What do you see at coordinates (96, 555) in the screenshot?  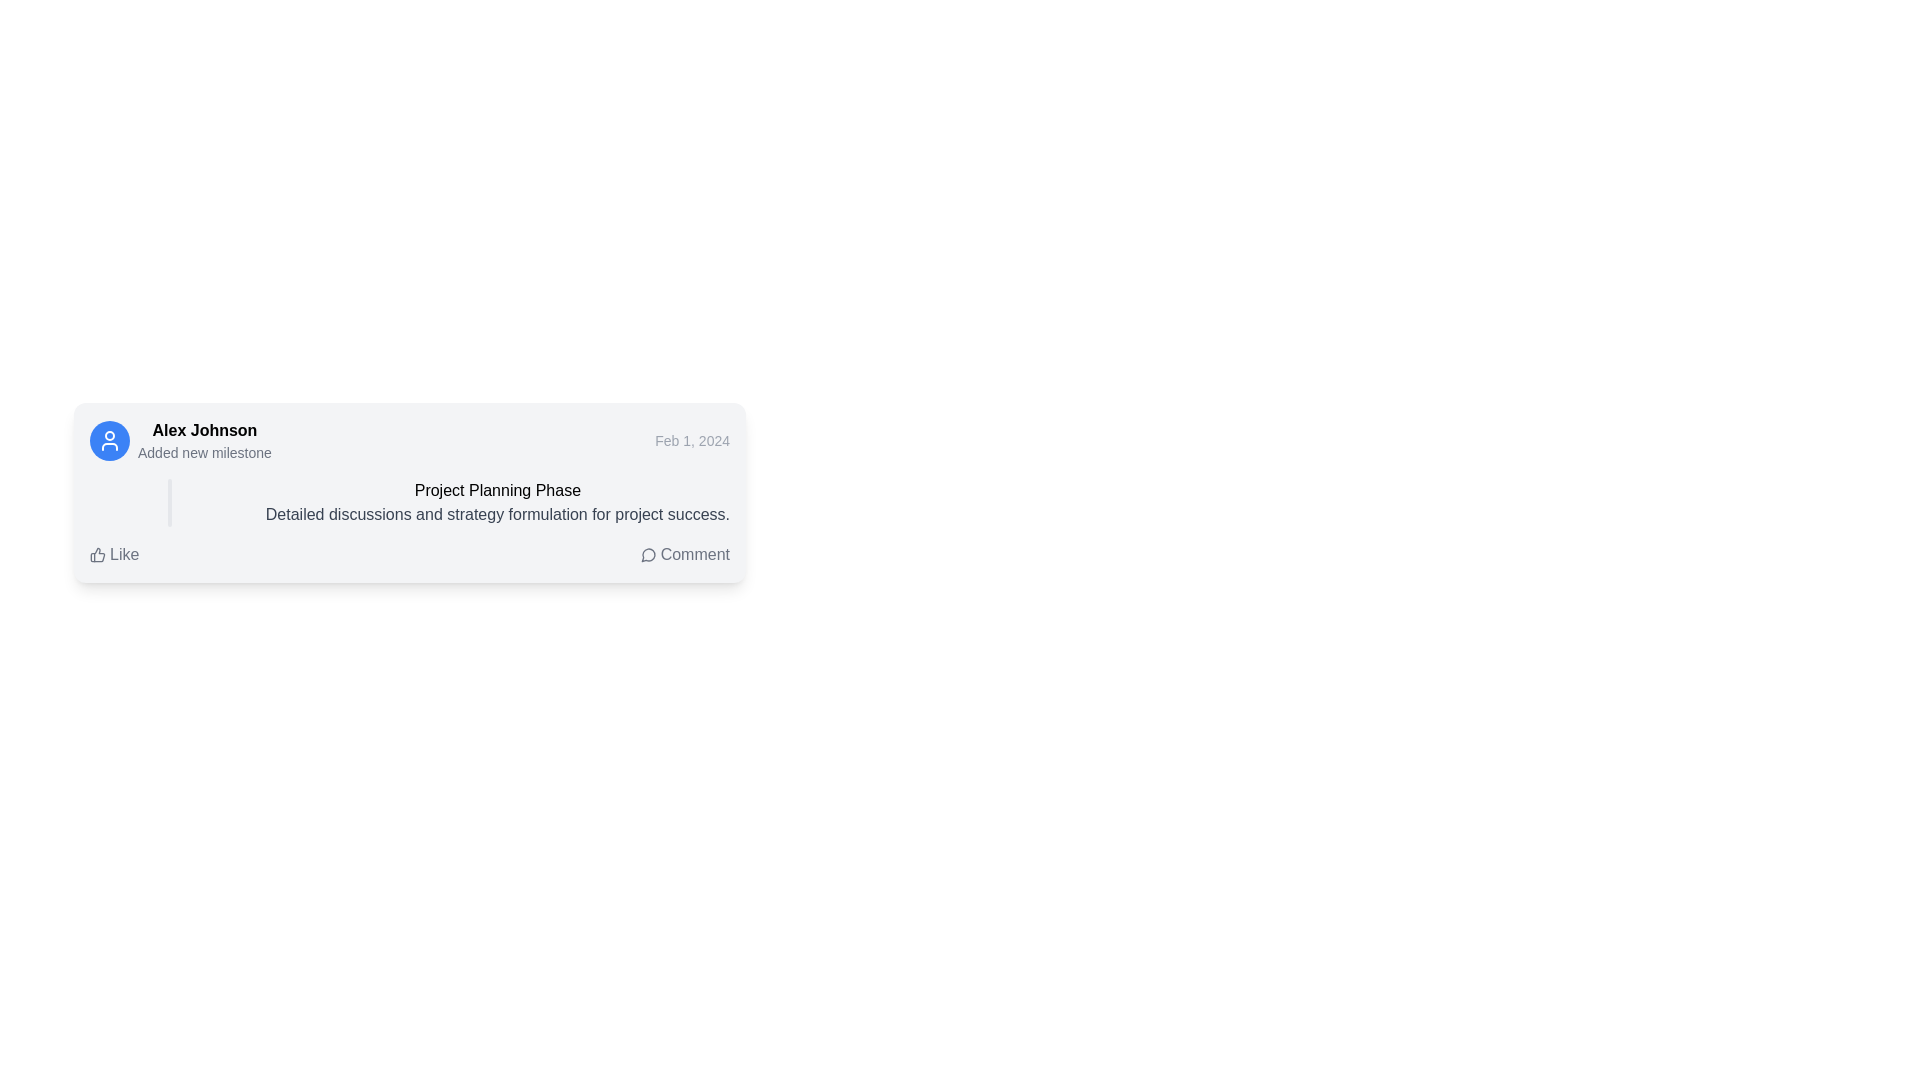 I see `the 'Like' button icon located in the lower-left corner of the card component` at bounding box center [96, 555].